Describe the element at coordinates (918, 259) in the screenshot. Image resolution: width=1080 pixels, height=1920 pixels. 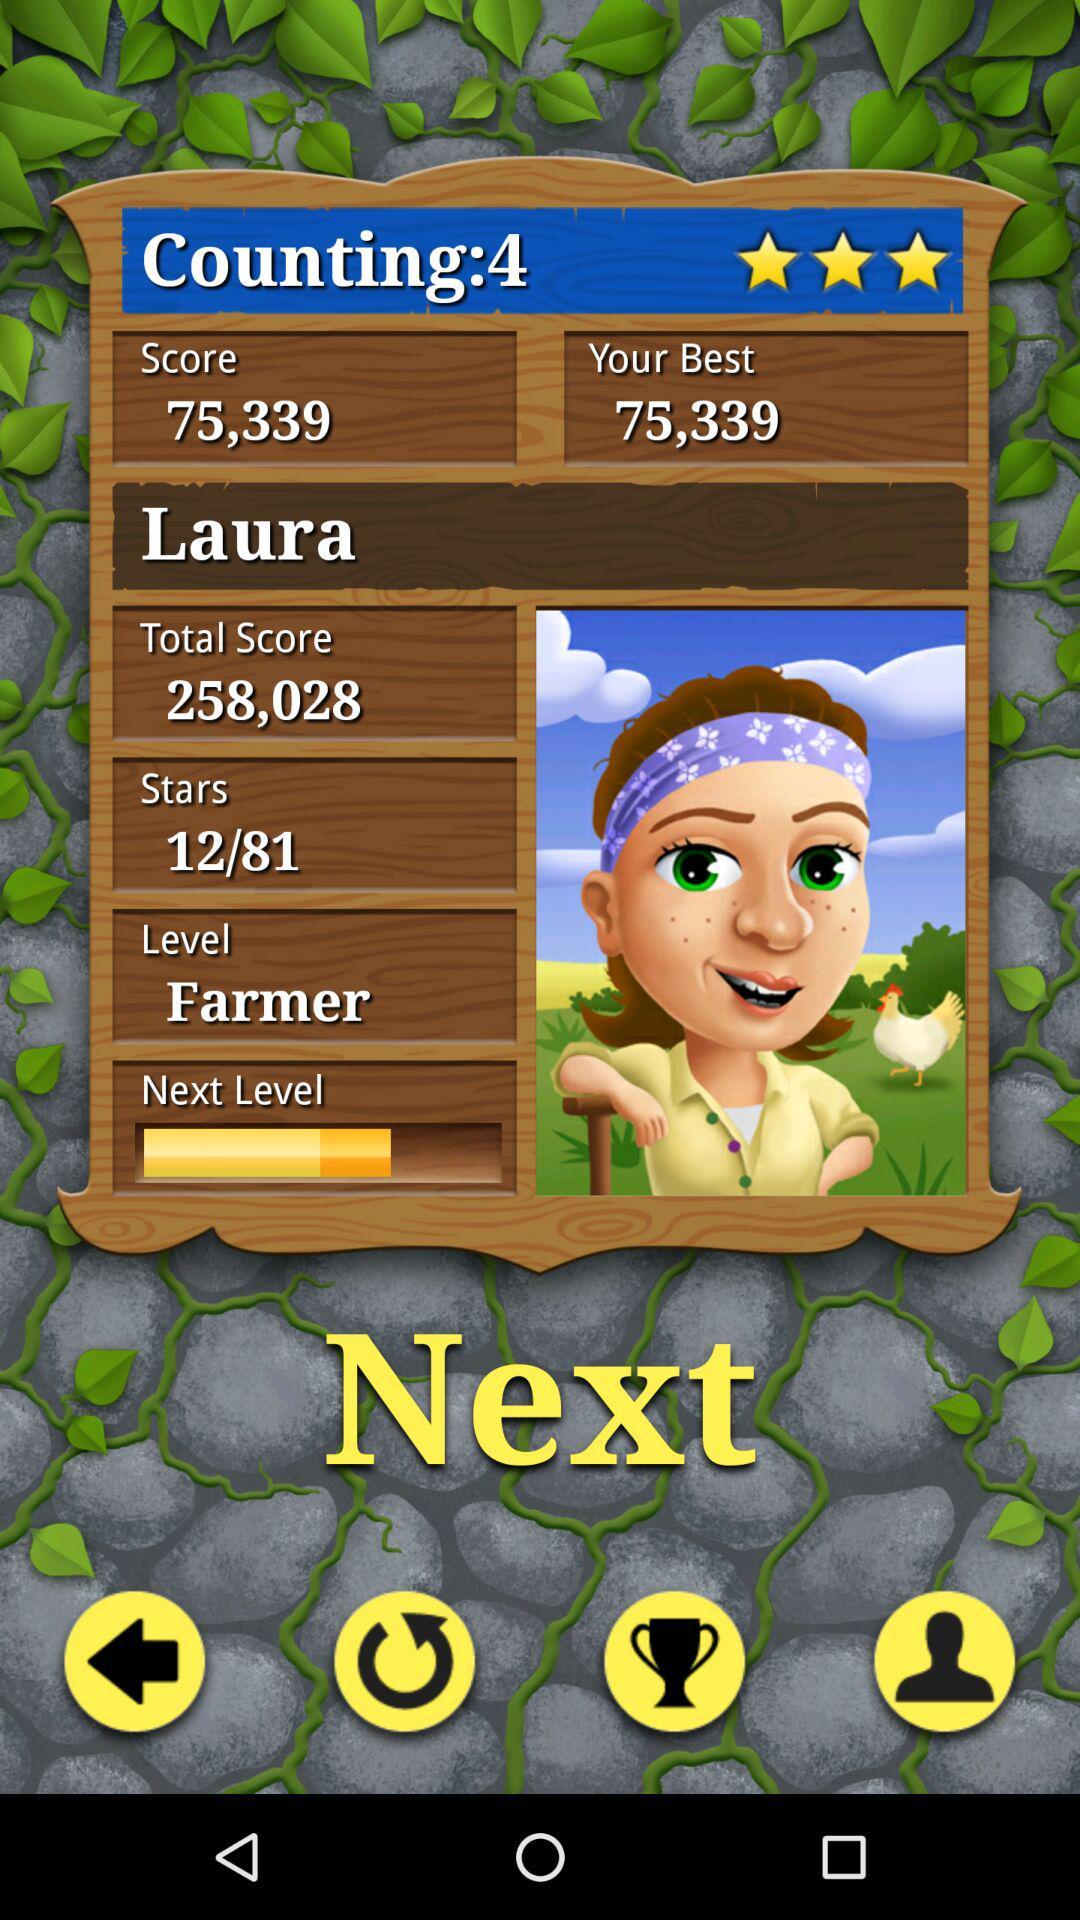
I see `the third star symbol at the top right corner of the page` at that location.